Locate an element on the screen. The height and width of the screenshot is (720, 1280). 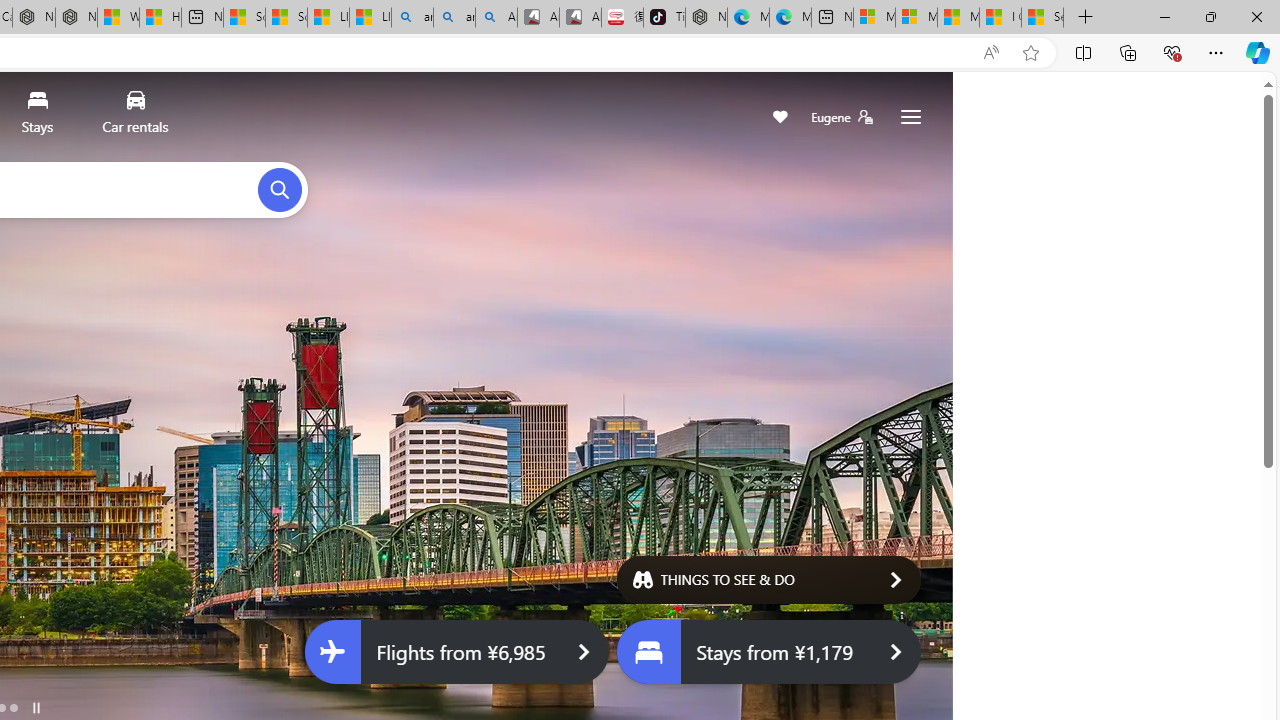
'Car rentals' is located at coordinates (134, 117).